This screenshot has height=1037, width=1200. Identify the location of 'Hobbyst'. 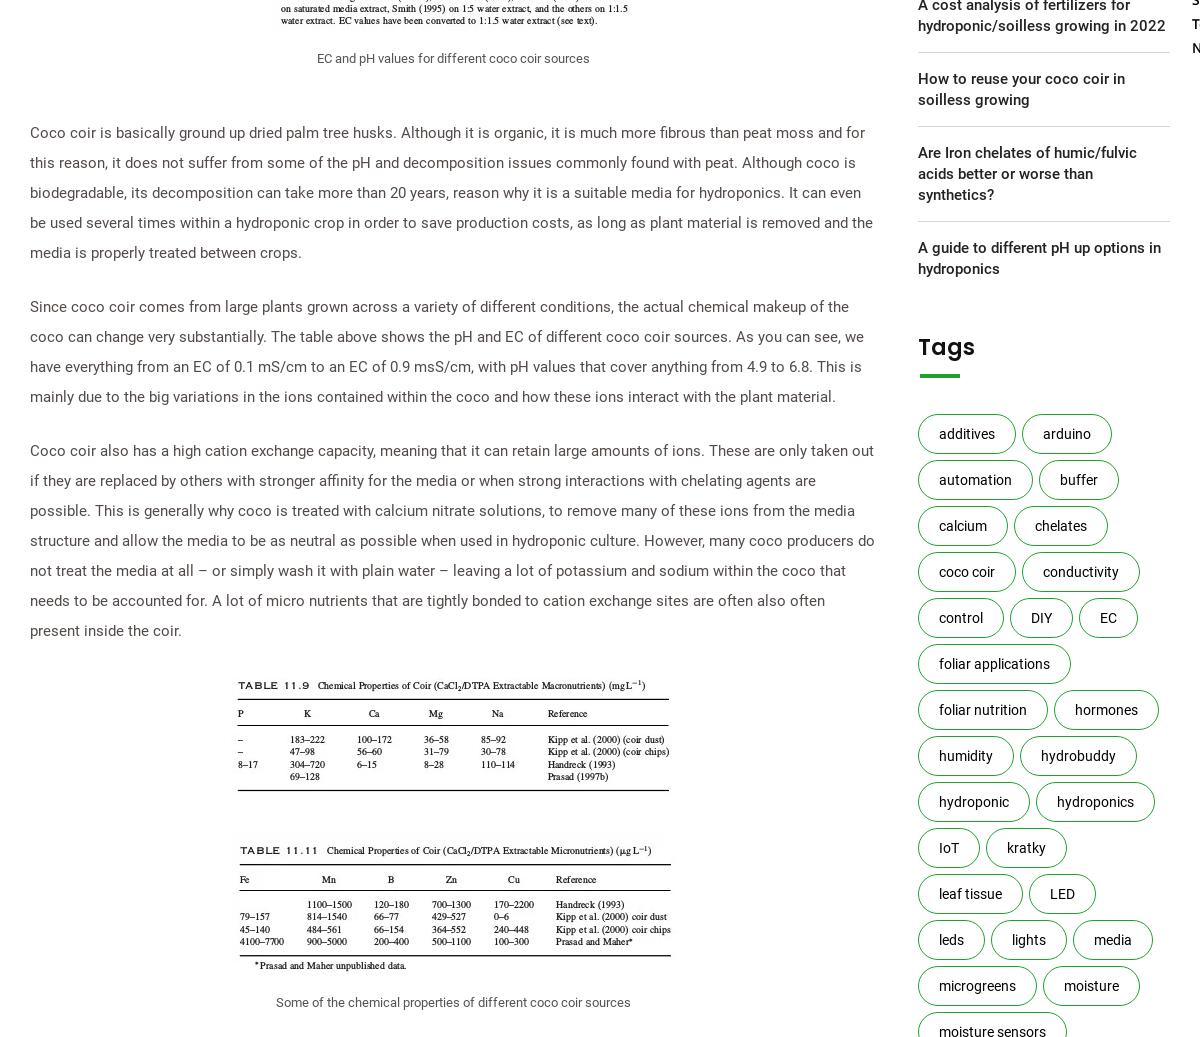
(987, 206).